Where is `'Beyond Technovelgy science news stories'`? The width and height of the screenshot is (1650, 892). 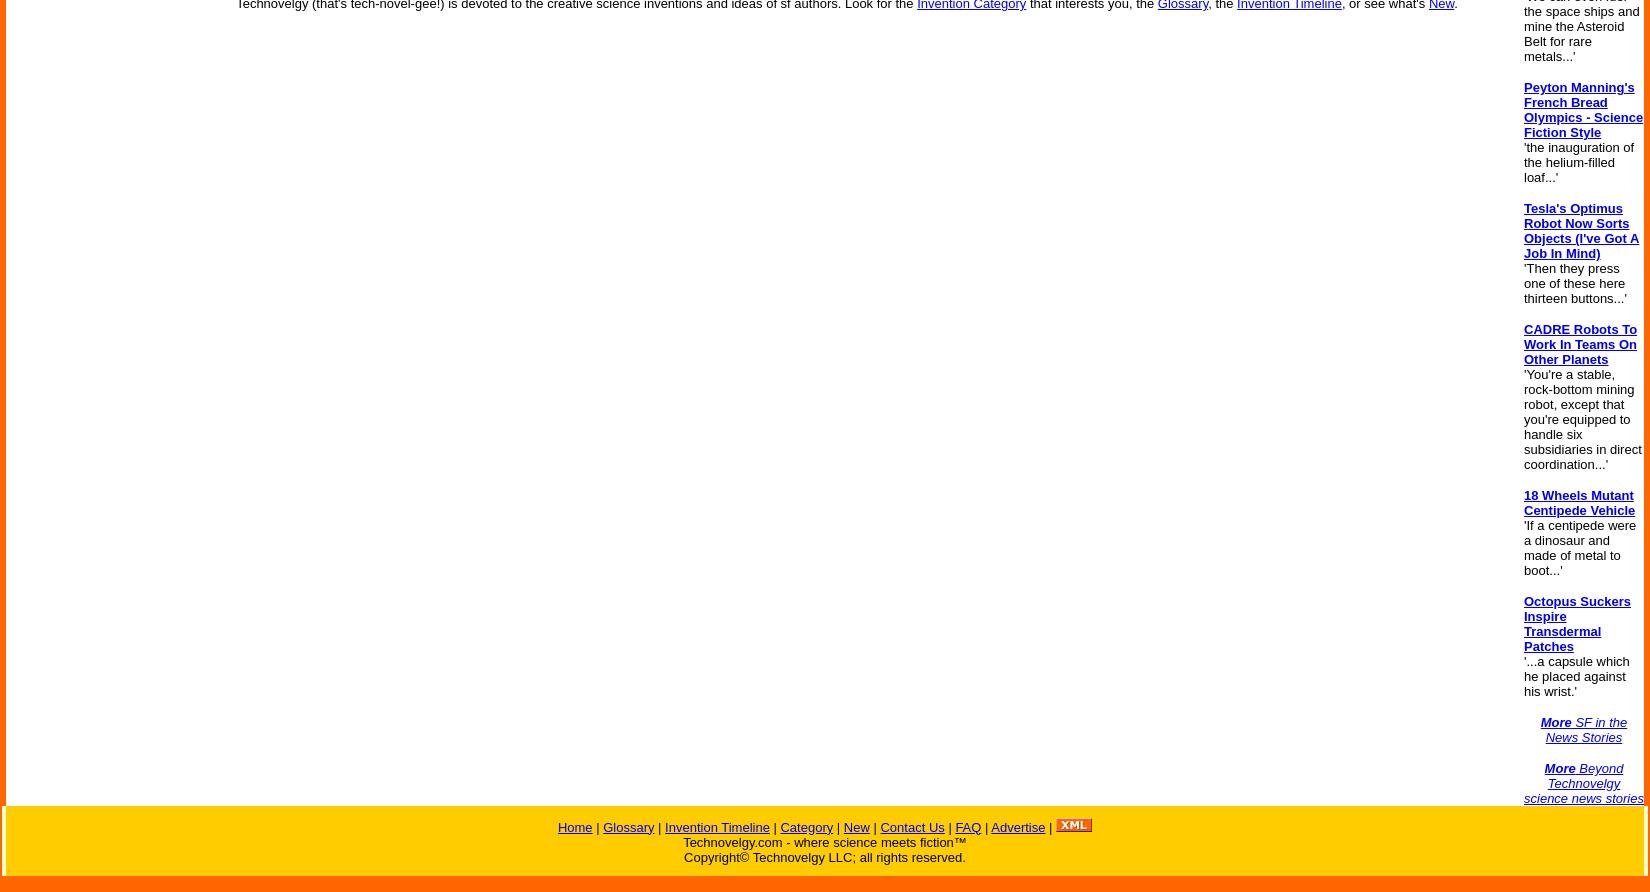
'Beyond Technovelgy science news stories' is located at coordinates (1582, 782).